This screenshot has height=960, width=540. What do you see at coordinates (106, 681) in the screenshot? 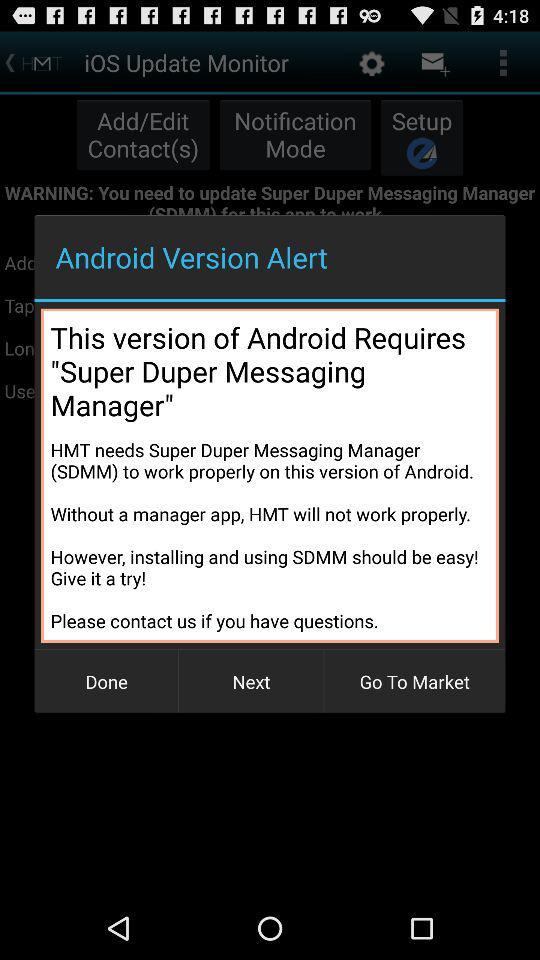
I see `done button` at bounding box center [106, 681].